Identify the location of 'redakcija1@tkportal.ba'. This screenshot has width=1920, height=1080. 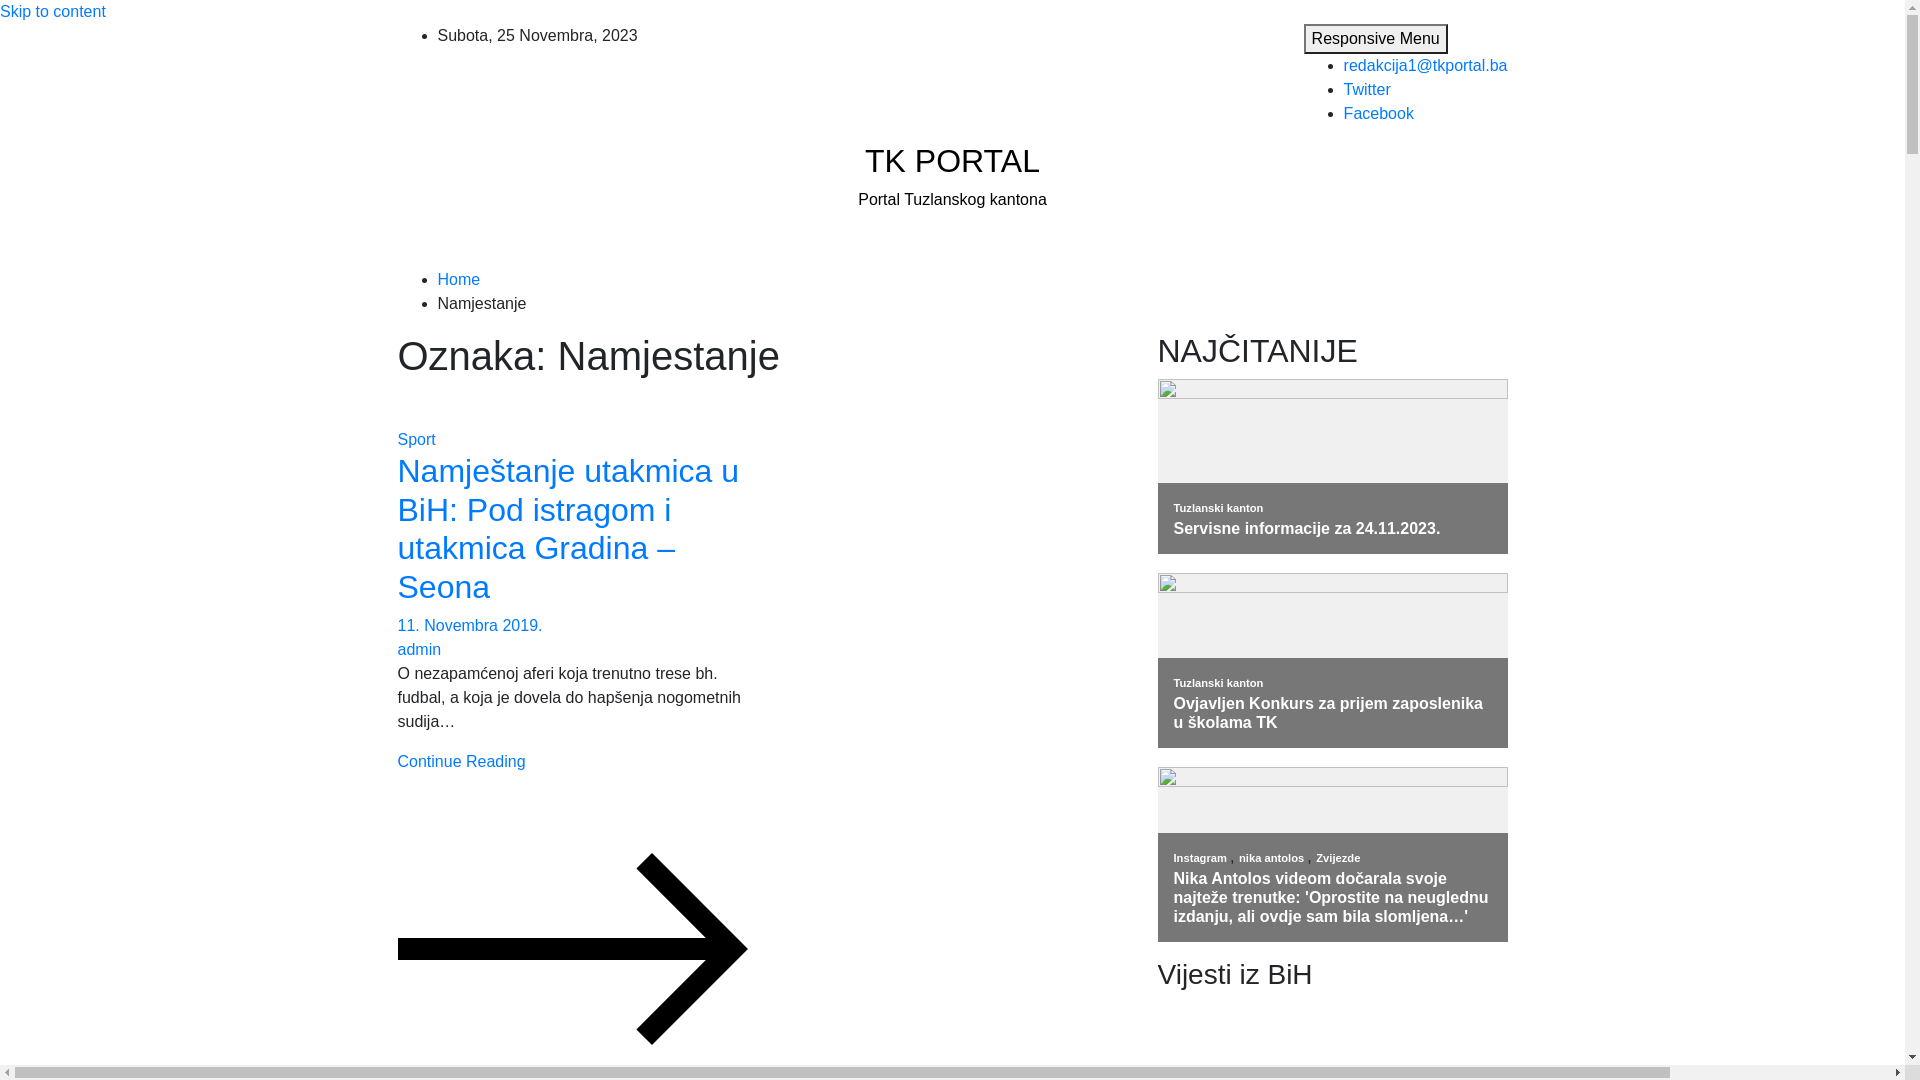
(1424, 64).